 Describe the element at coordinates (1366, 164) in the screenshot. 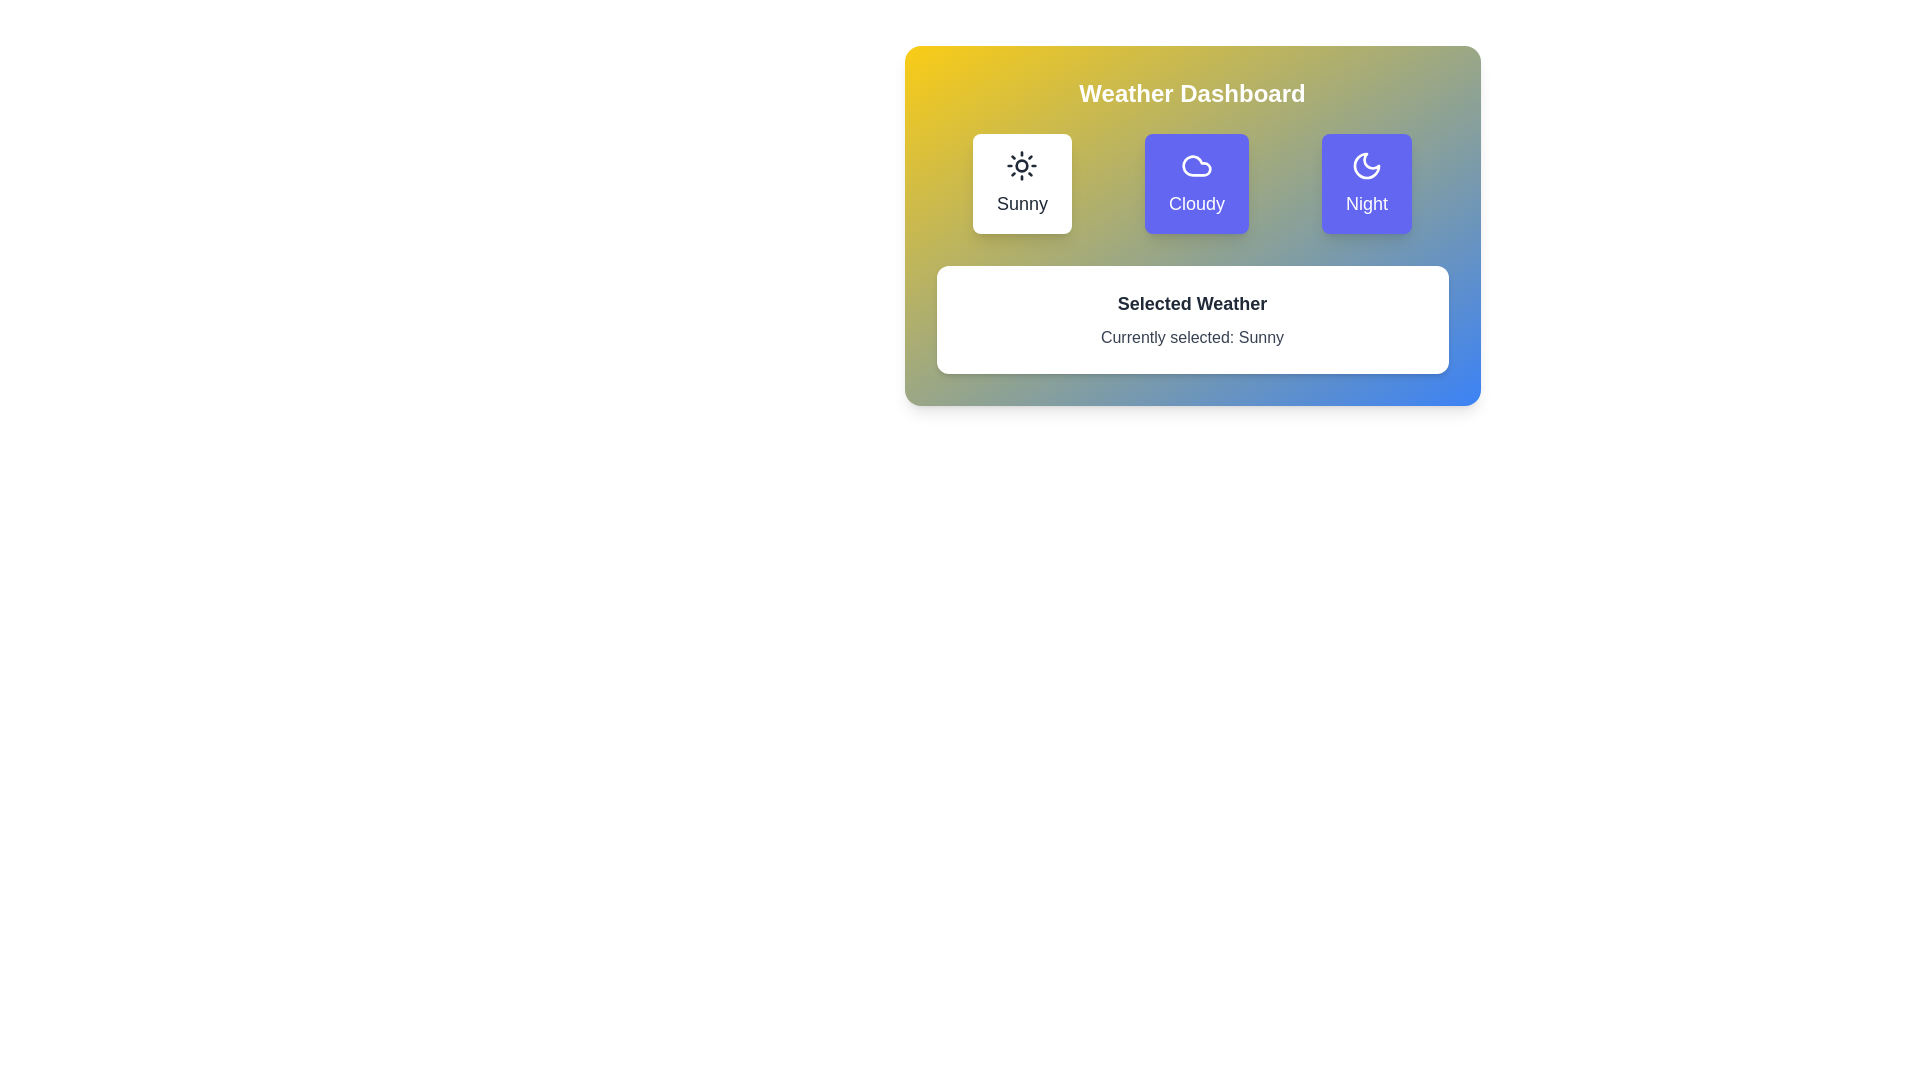

I see `the moon-shaped SVG icon with a purple background and white outline strokes` at that location.